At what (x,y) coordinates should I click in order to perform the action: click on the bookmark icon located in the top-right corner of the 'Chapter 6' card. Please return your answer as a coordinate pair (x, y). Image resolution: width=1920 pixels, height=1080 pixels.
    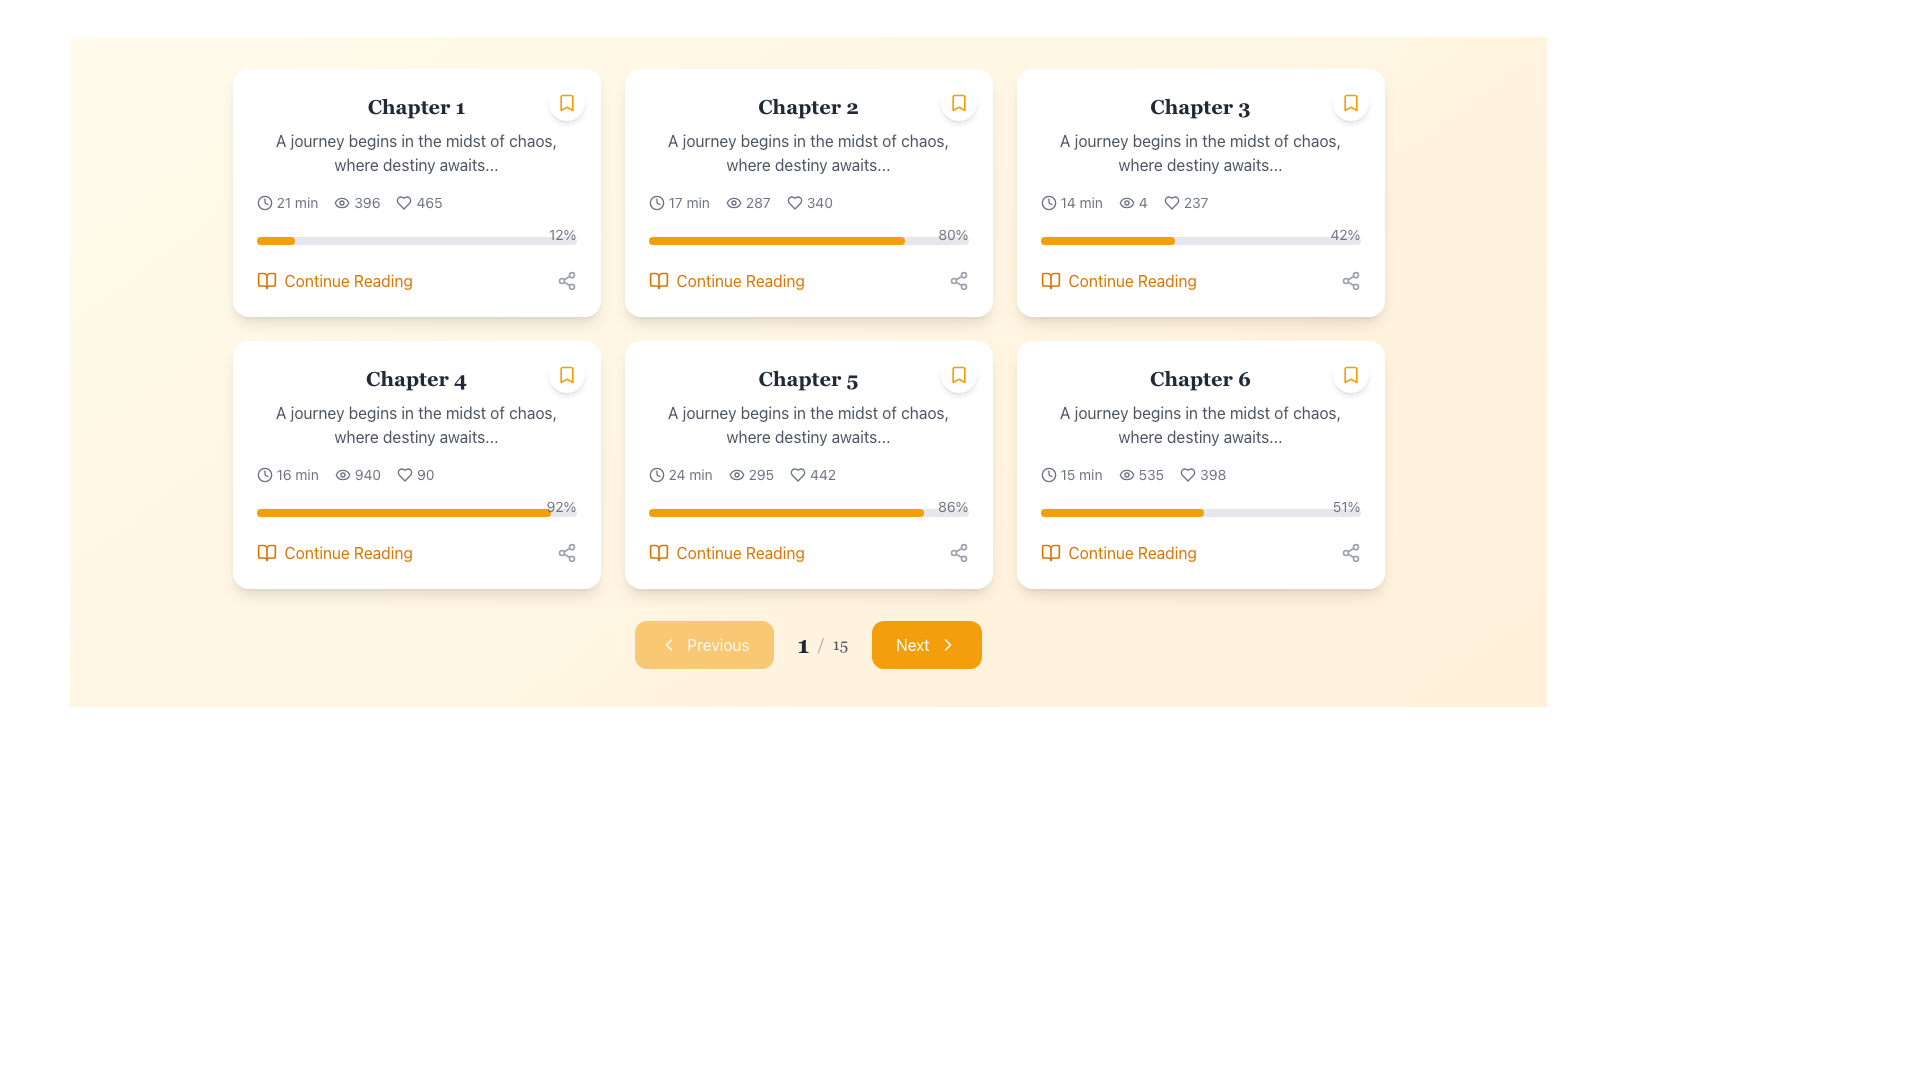
    Looking at the image, I should click on (1350, 374).